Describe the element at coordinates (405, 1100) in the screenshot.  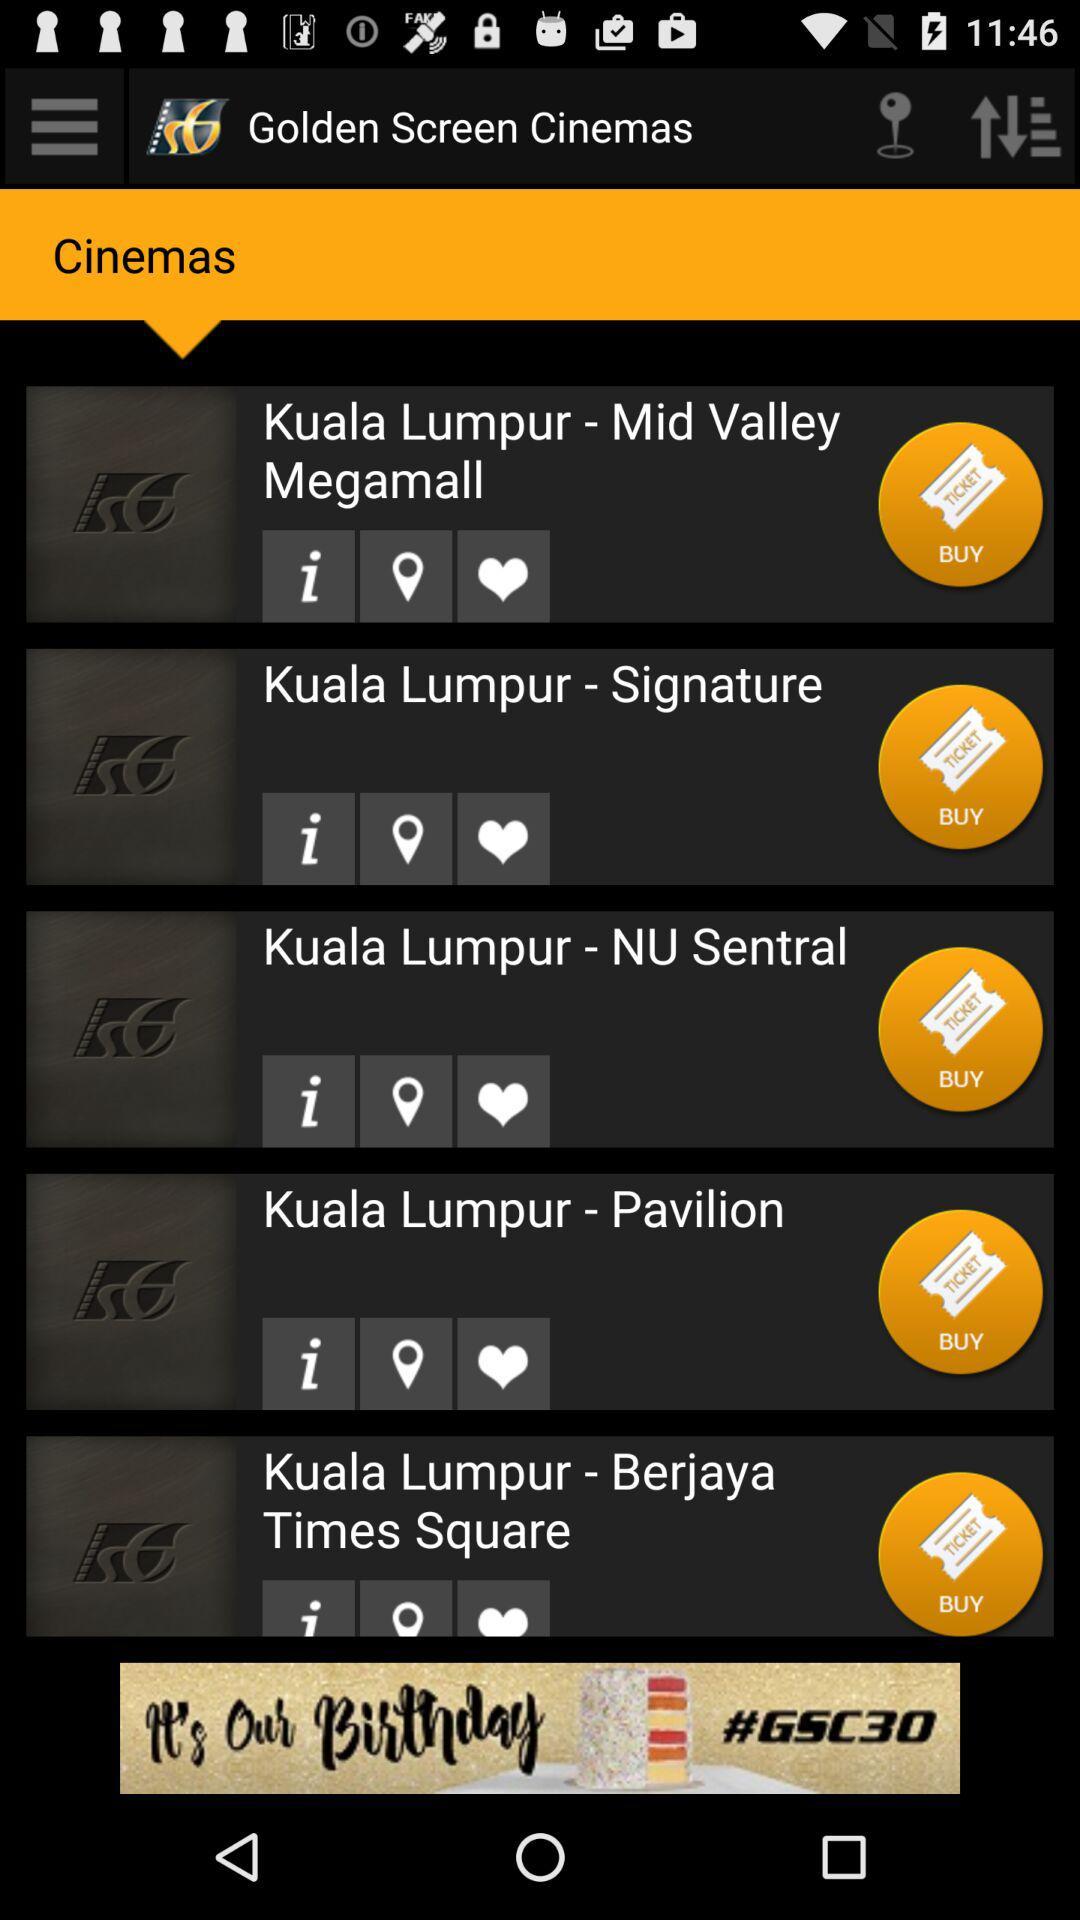
I see `see location` at that location.